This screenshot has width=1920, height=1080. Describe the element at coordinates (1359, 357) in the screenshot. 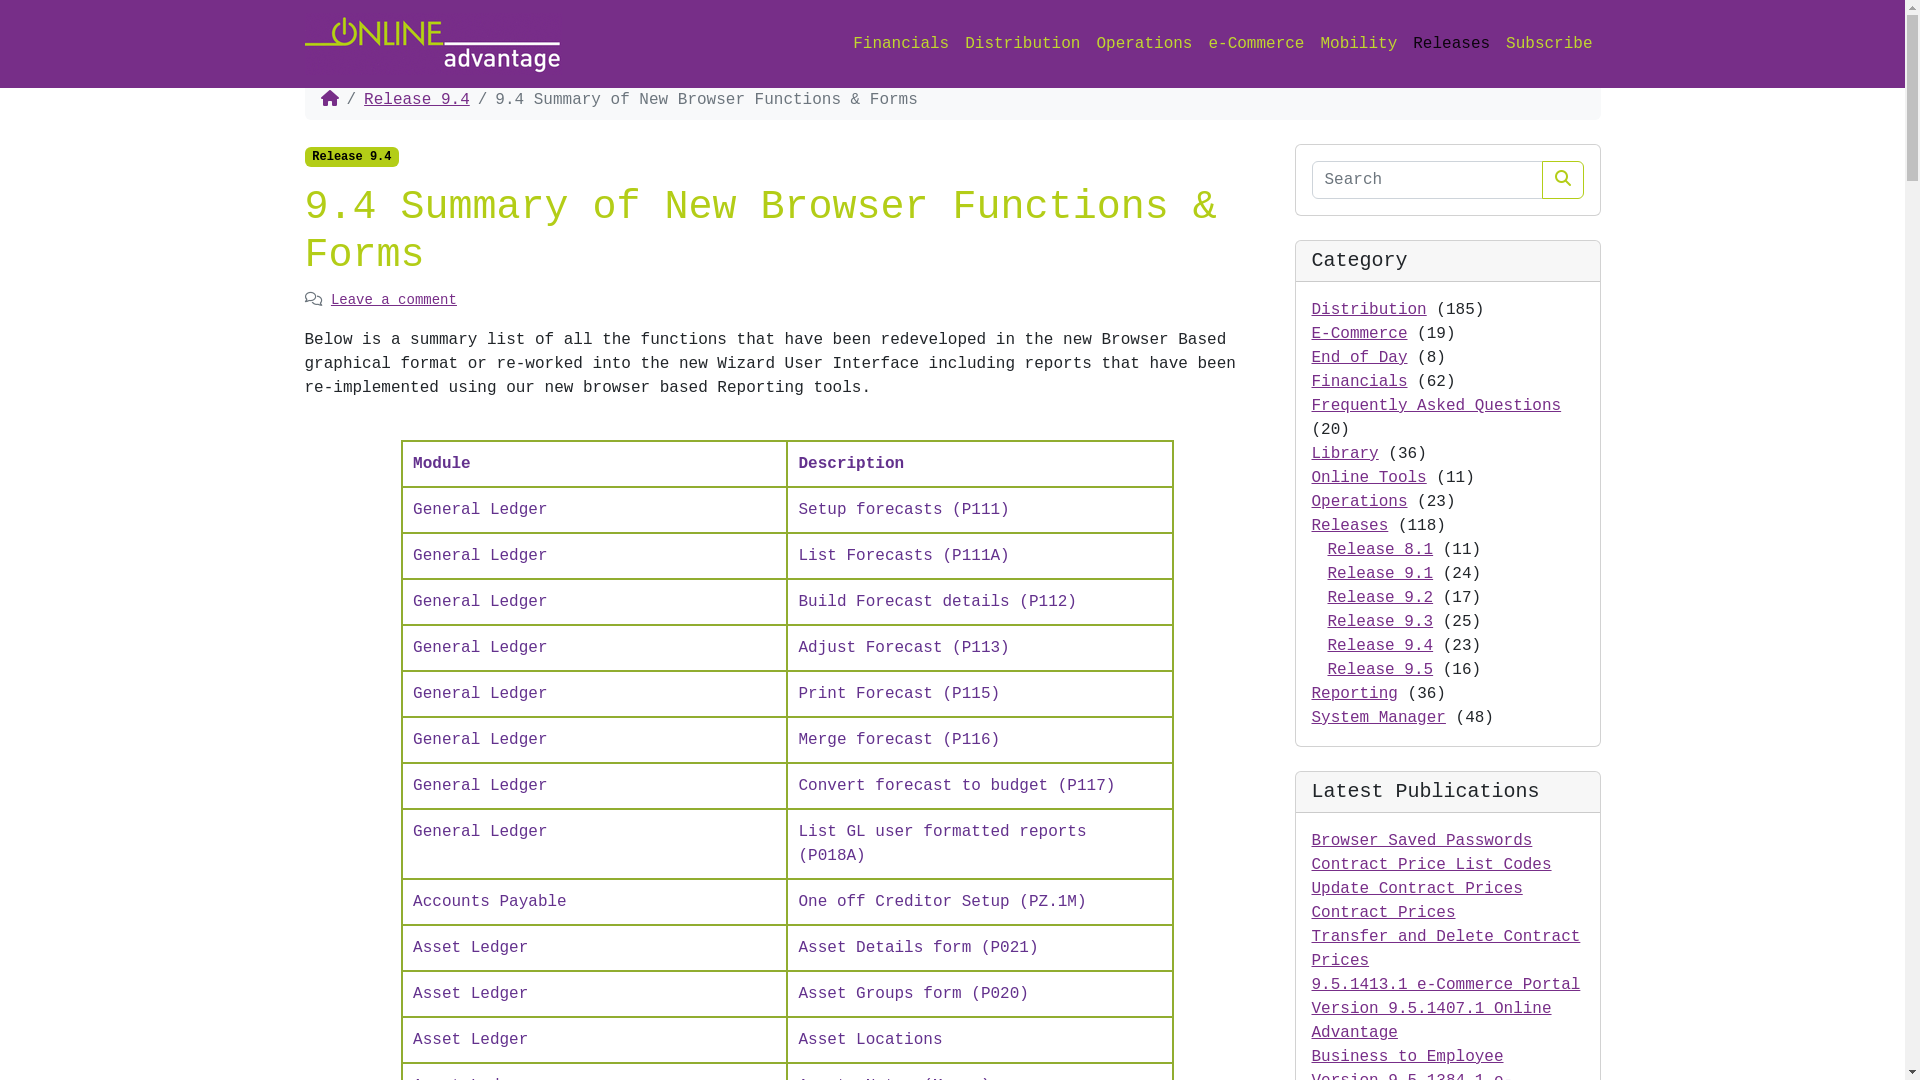

I see `'End of Day'` at that location.